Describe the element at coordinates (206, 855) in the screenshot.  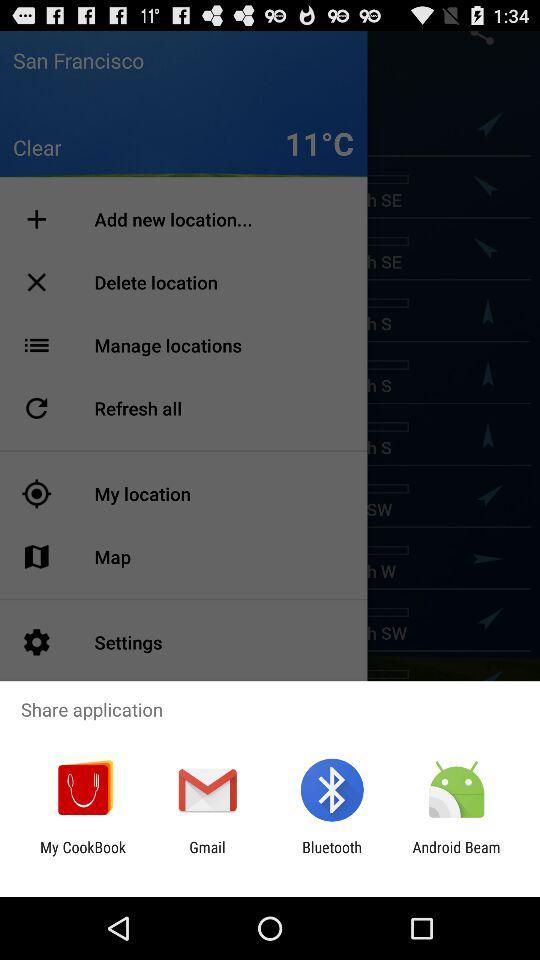
I see `the icon next to the bluetooth item` at that location.